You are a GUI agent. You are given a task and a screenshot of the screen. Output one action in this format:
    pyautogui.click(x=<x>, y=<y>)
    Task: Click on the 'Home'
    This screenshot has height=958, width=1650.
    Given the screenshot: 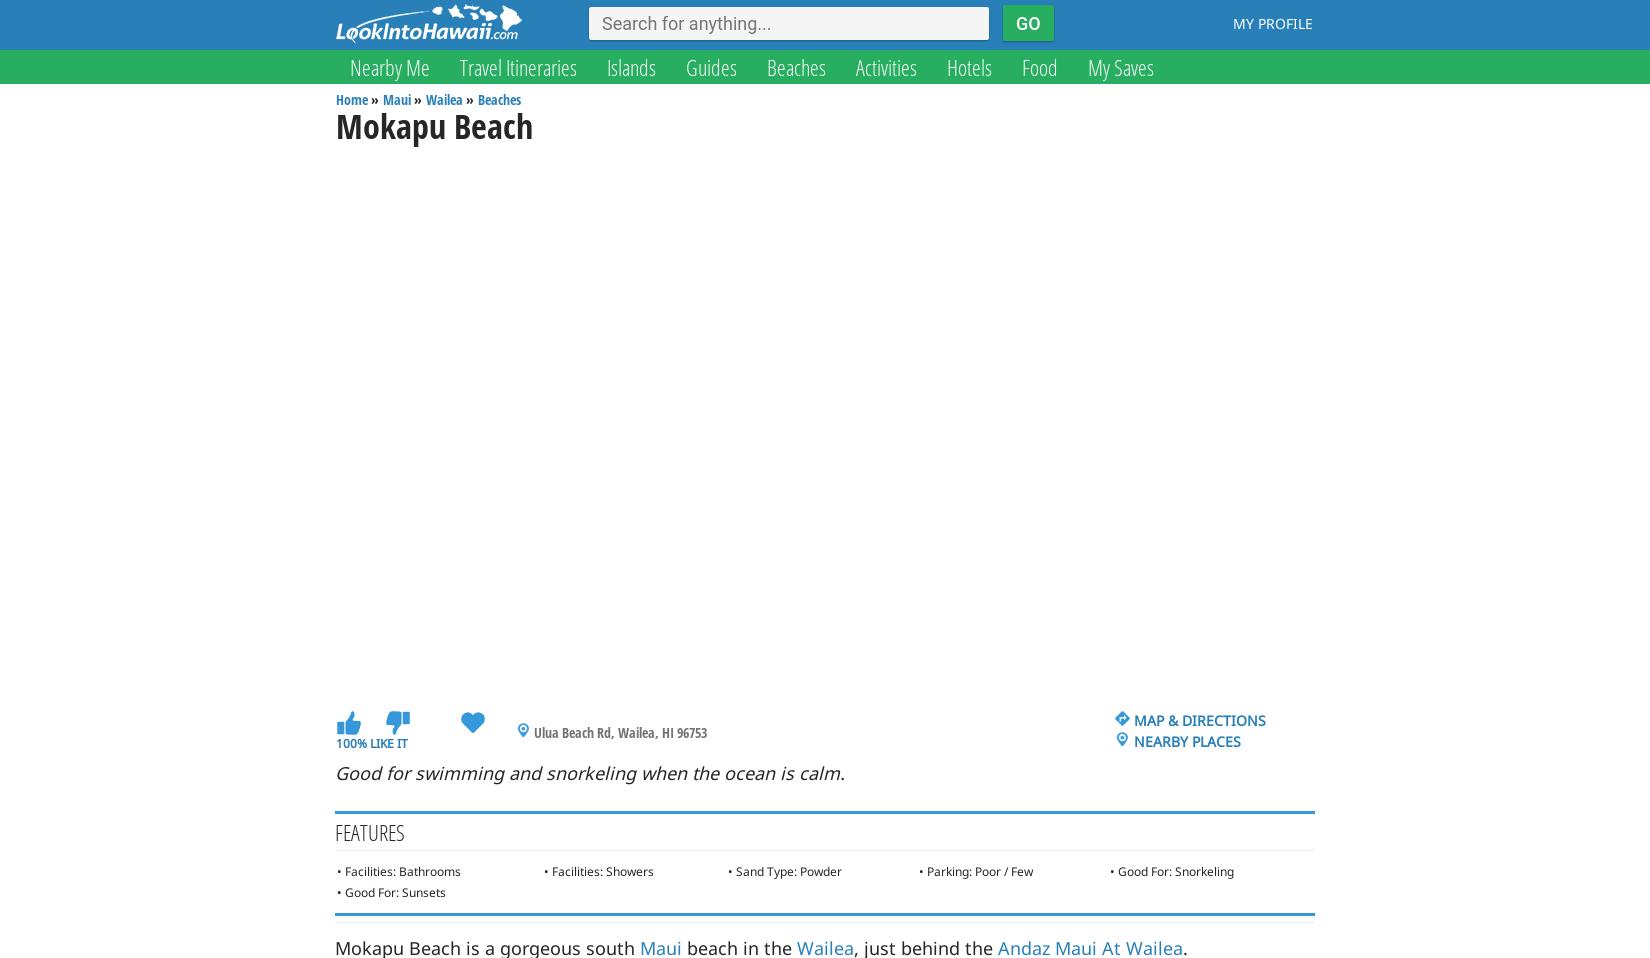 What is the action you would take?
    pyautogui.click(x=351, y=99)
    